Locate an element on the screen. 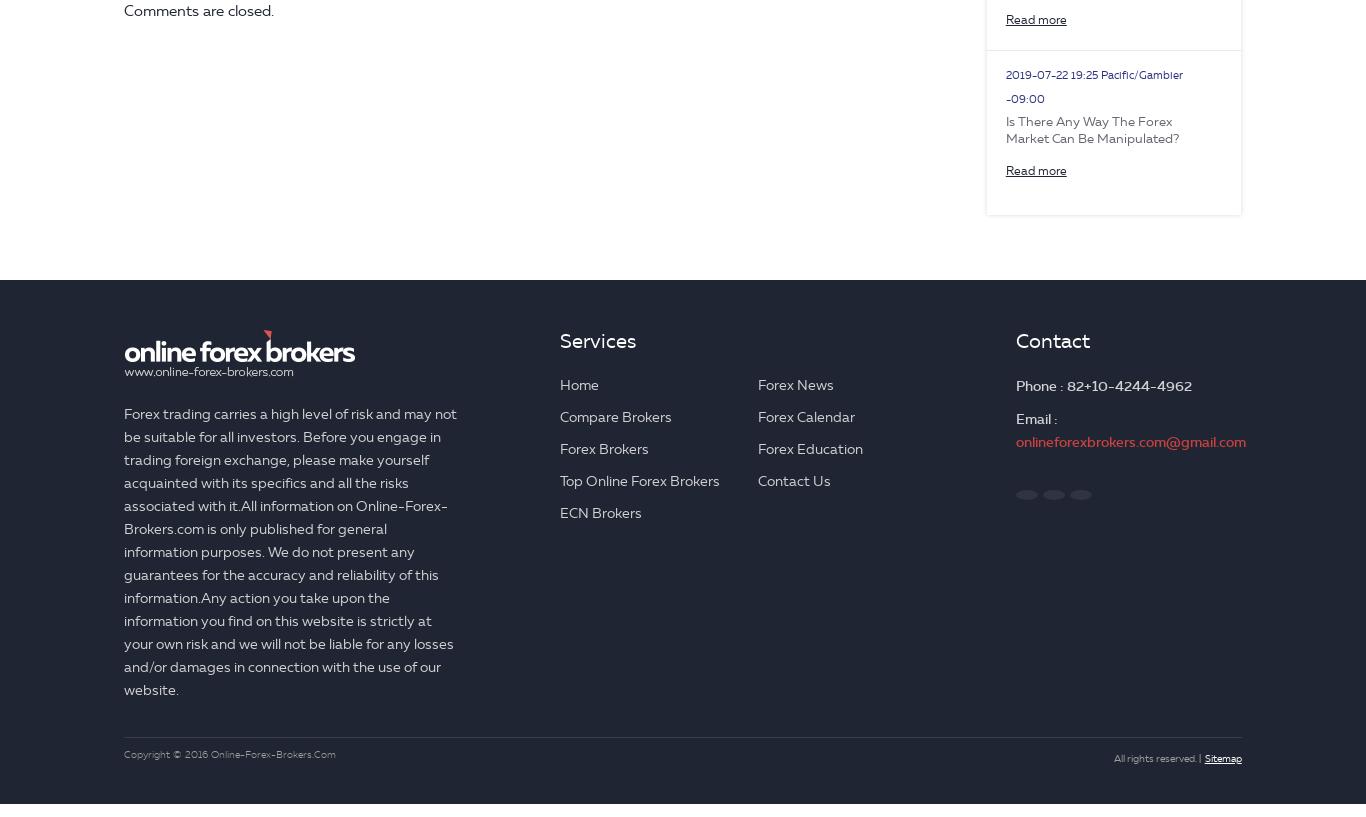  'ECN Brokers' is located at coordinates (600, 511).